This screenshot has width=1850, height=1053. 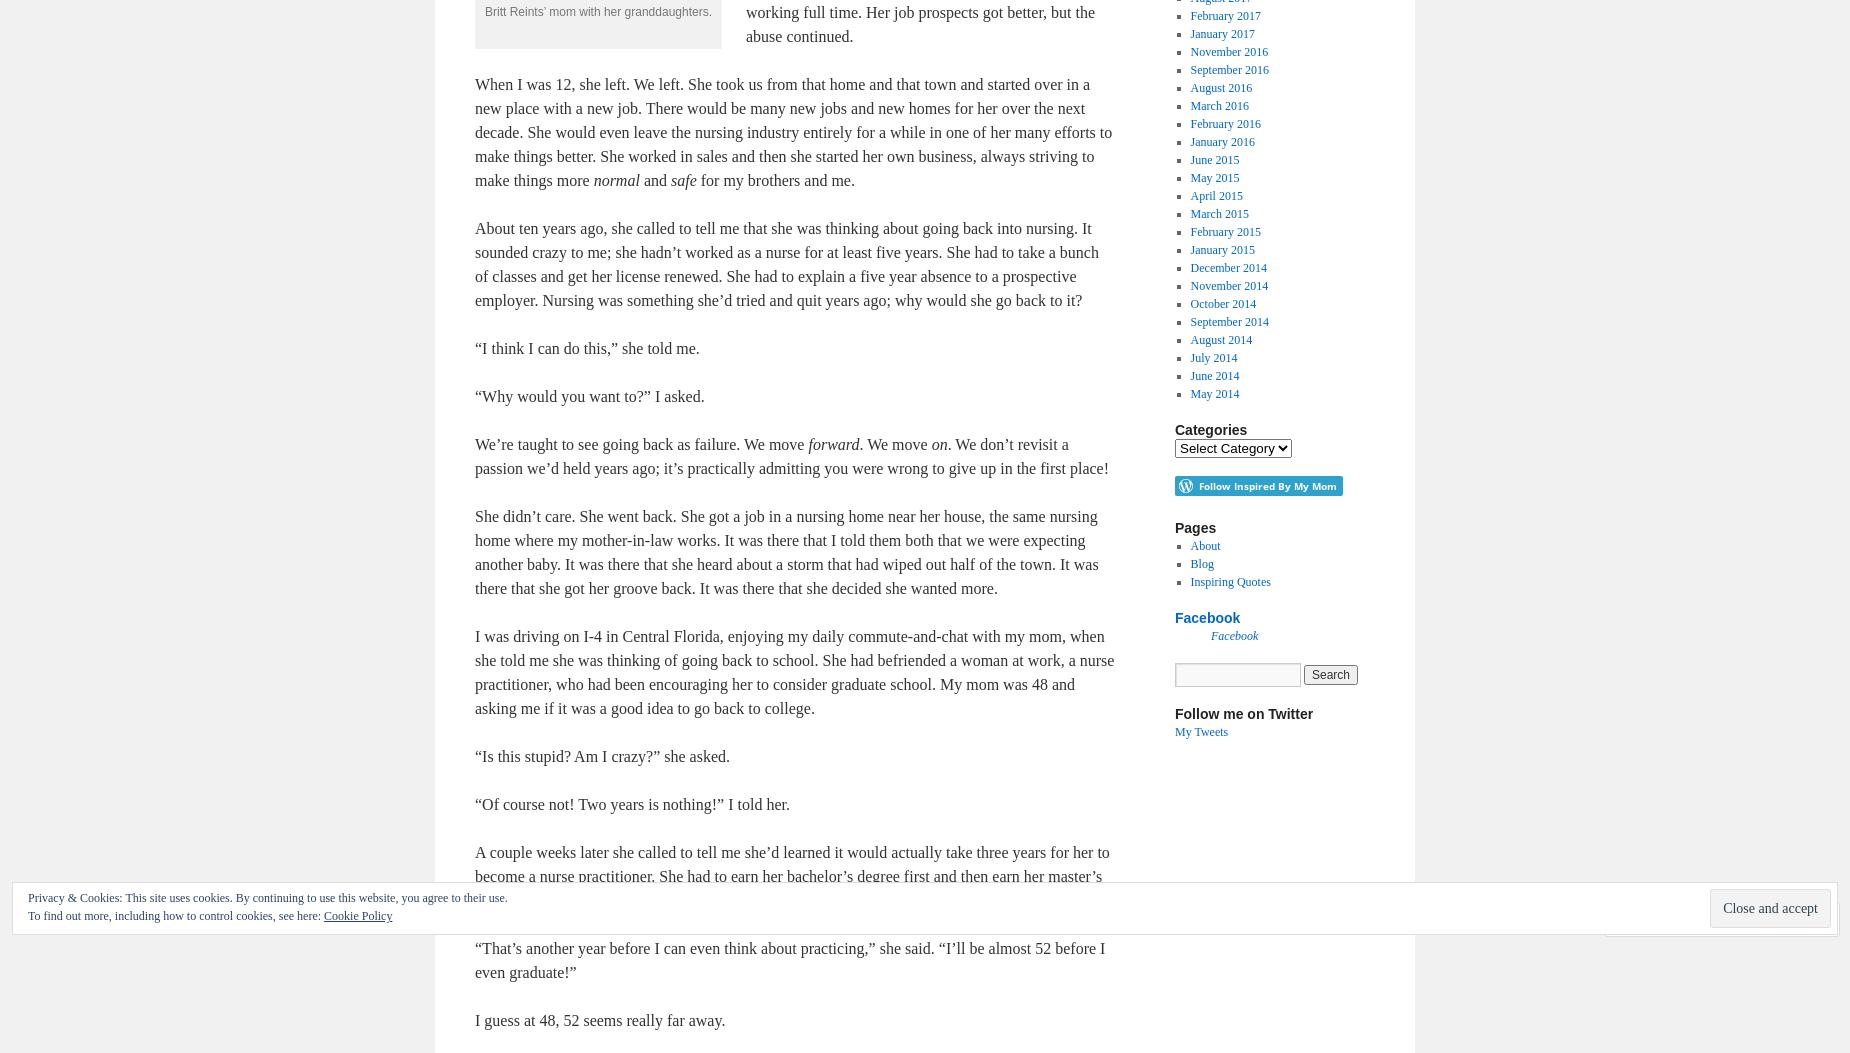 What do you see at coordinates (895, 443) in the screenshot?
I see `'. We move'` at bounding box center [895, 443].